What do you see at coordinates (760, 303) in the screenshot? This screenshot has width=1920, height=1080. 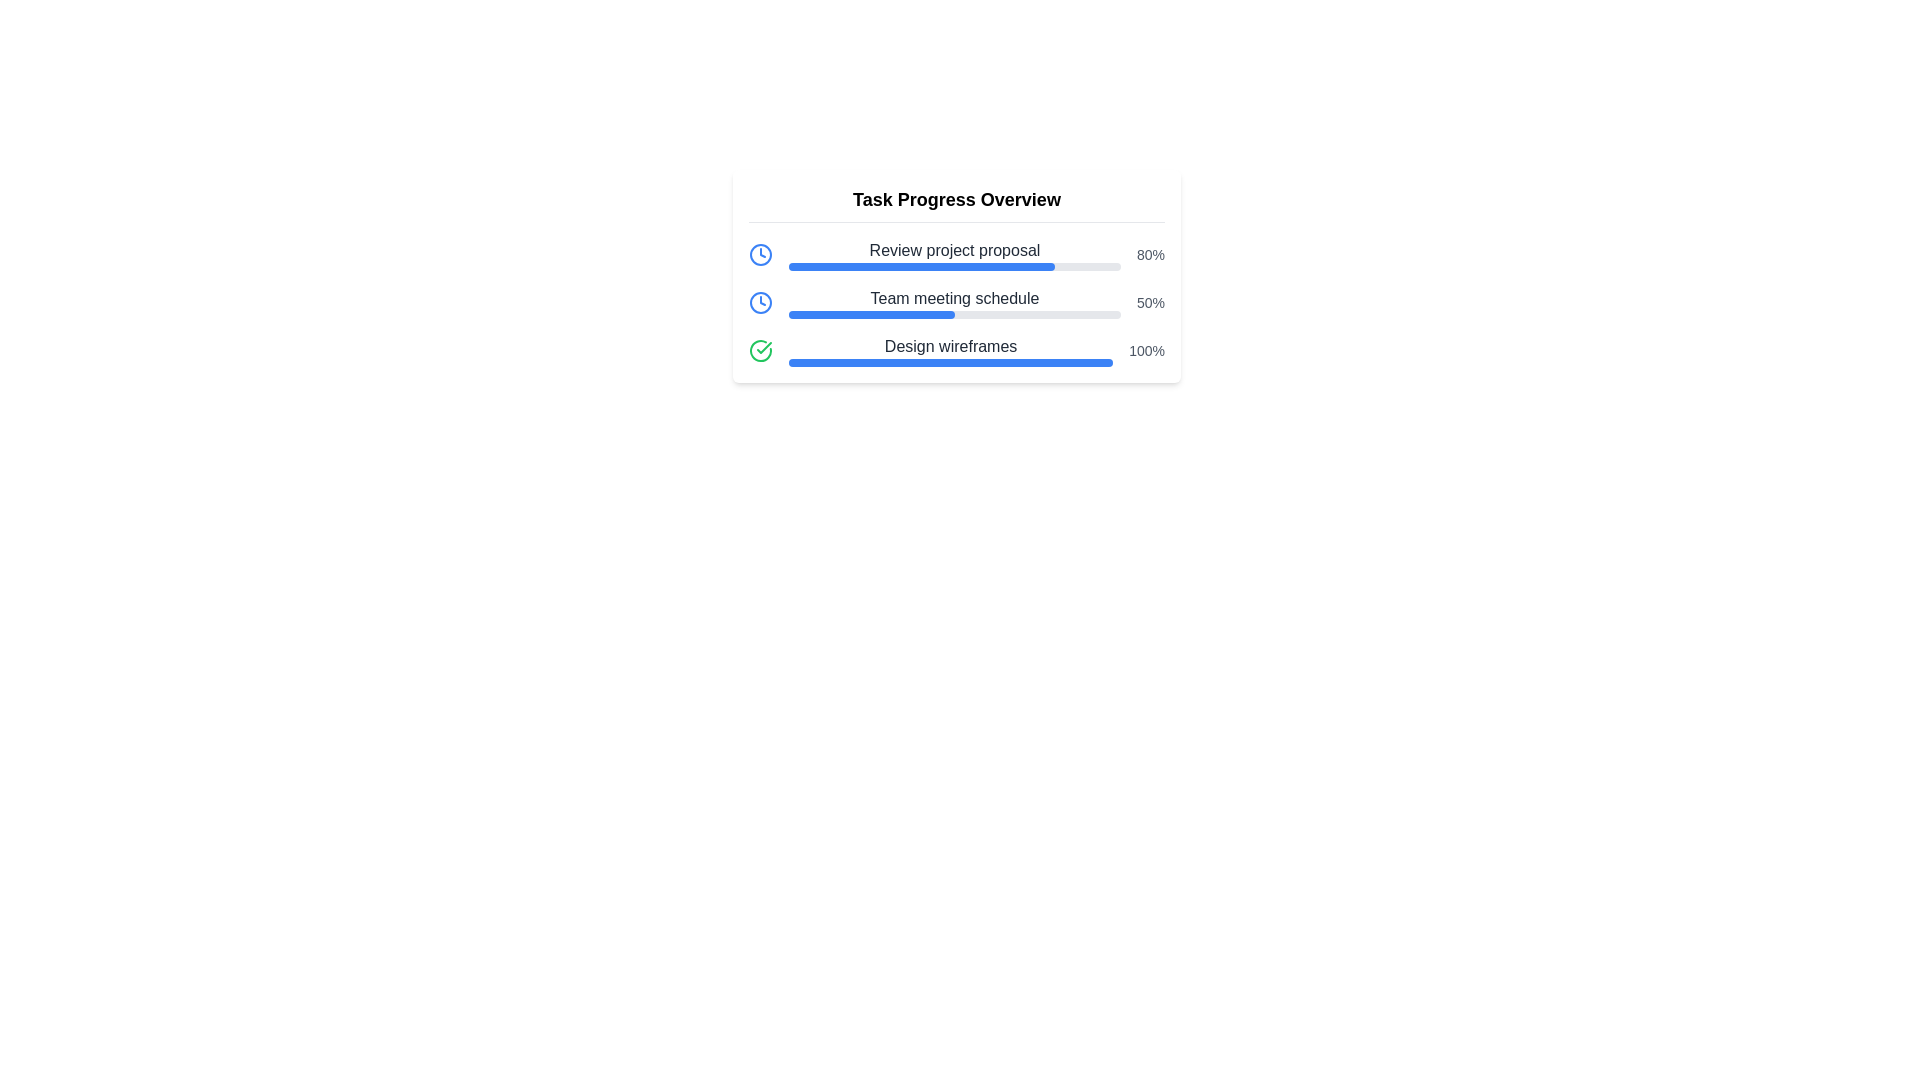 I see `the icon representing the scheduling of a team meeting, which is located to the left of the text 'Team meeting schedule' and above a progress bar indicating 50% completion` at bounding box center [760, 303].